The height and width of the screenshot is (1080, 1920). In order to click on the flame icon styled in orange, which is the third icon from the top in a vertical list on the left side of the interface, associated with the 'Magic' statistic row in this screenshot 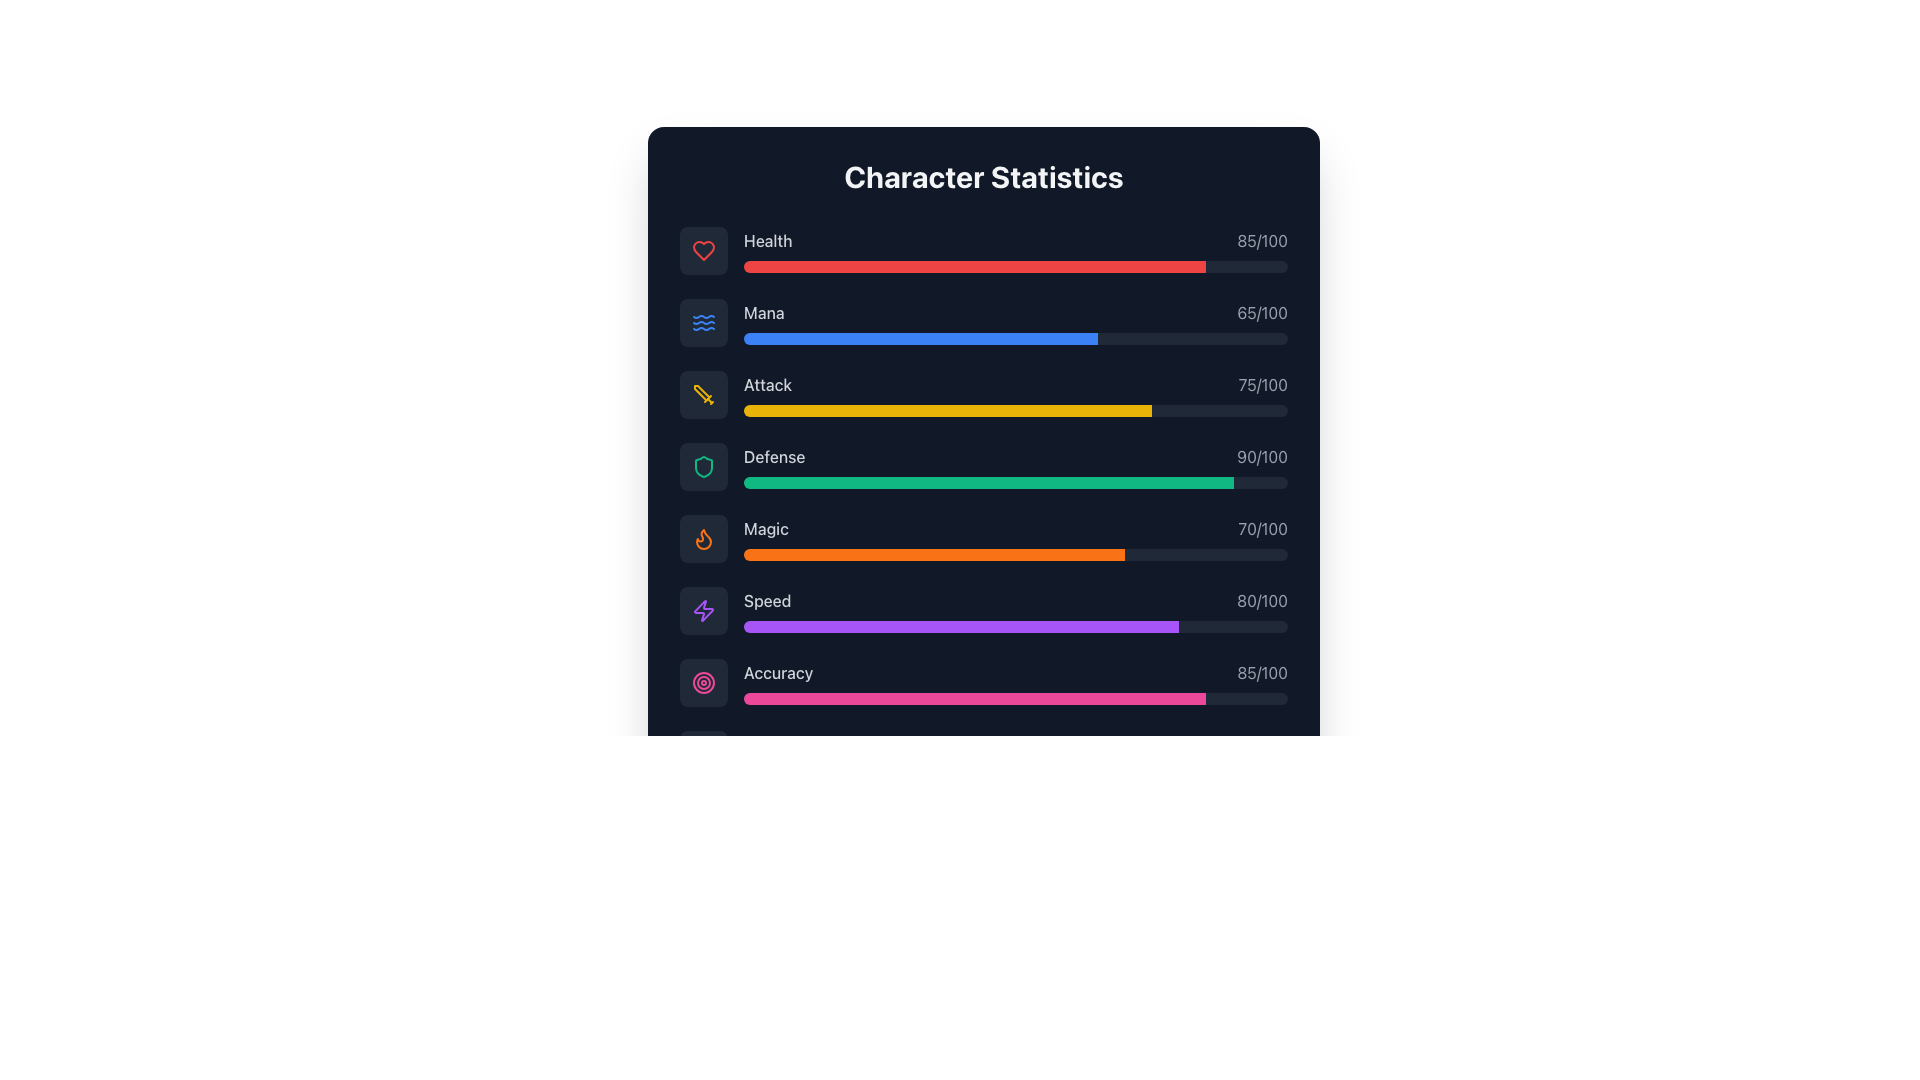, I will do `click(704, 538)`.